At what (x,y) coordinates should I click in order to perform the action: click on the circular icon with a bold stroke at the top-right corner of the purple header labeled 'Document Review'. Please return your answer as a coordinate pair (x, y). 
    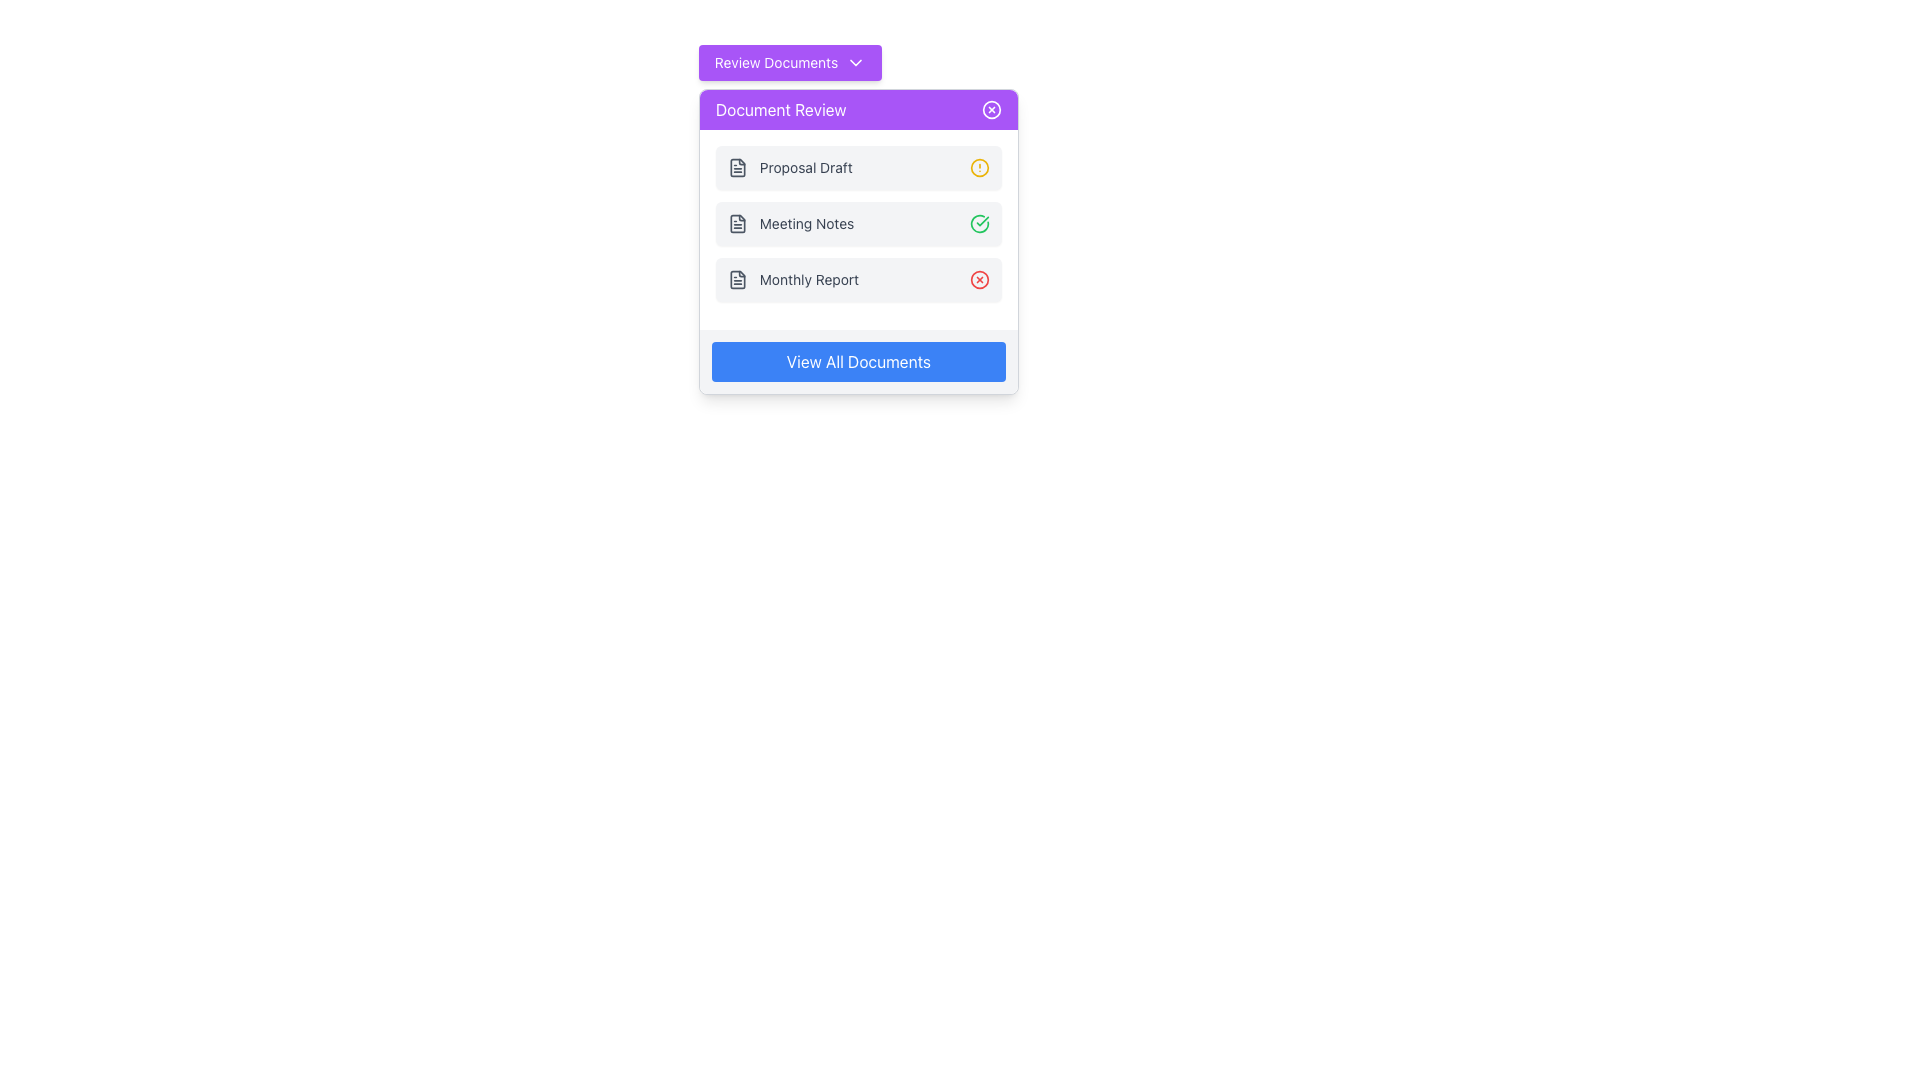
    Looking at the image, I should click on (991, 110).